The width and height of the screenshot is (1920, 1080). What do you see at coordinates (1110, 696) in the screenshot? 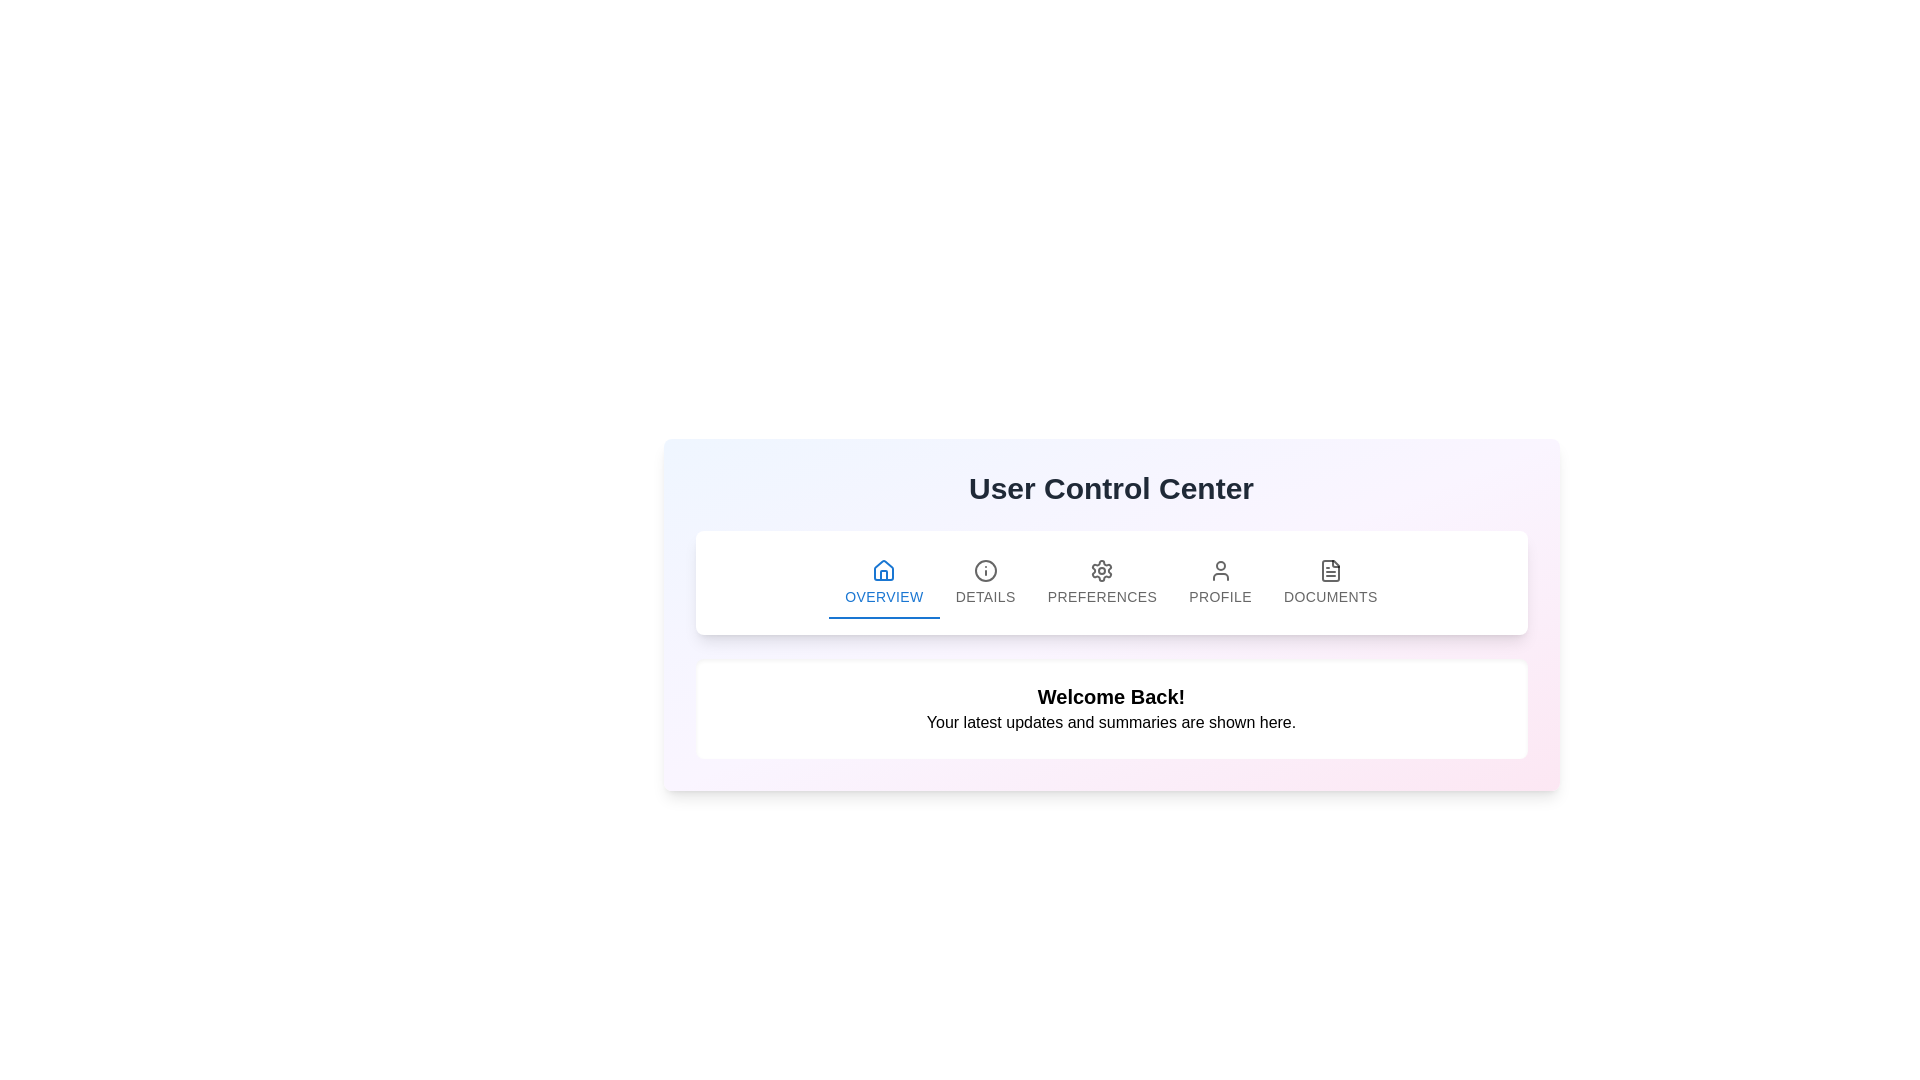
I see `the bold text element displaying 'Welcome Back!' located in the center of the User Control Center section` at bounding box center [1110, 696].